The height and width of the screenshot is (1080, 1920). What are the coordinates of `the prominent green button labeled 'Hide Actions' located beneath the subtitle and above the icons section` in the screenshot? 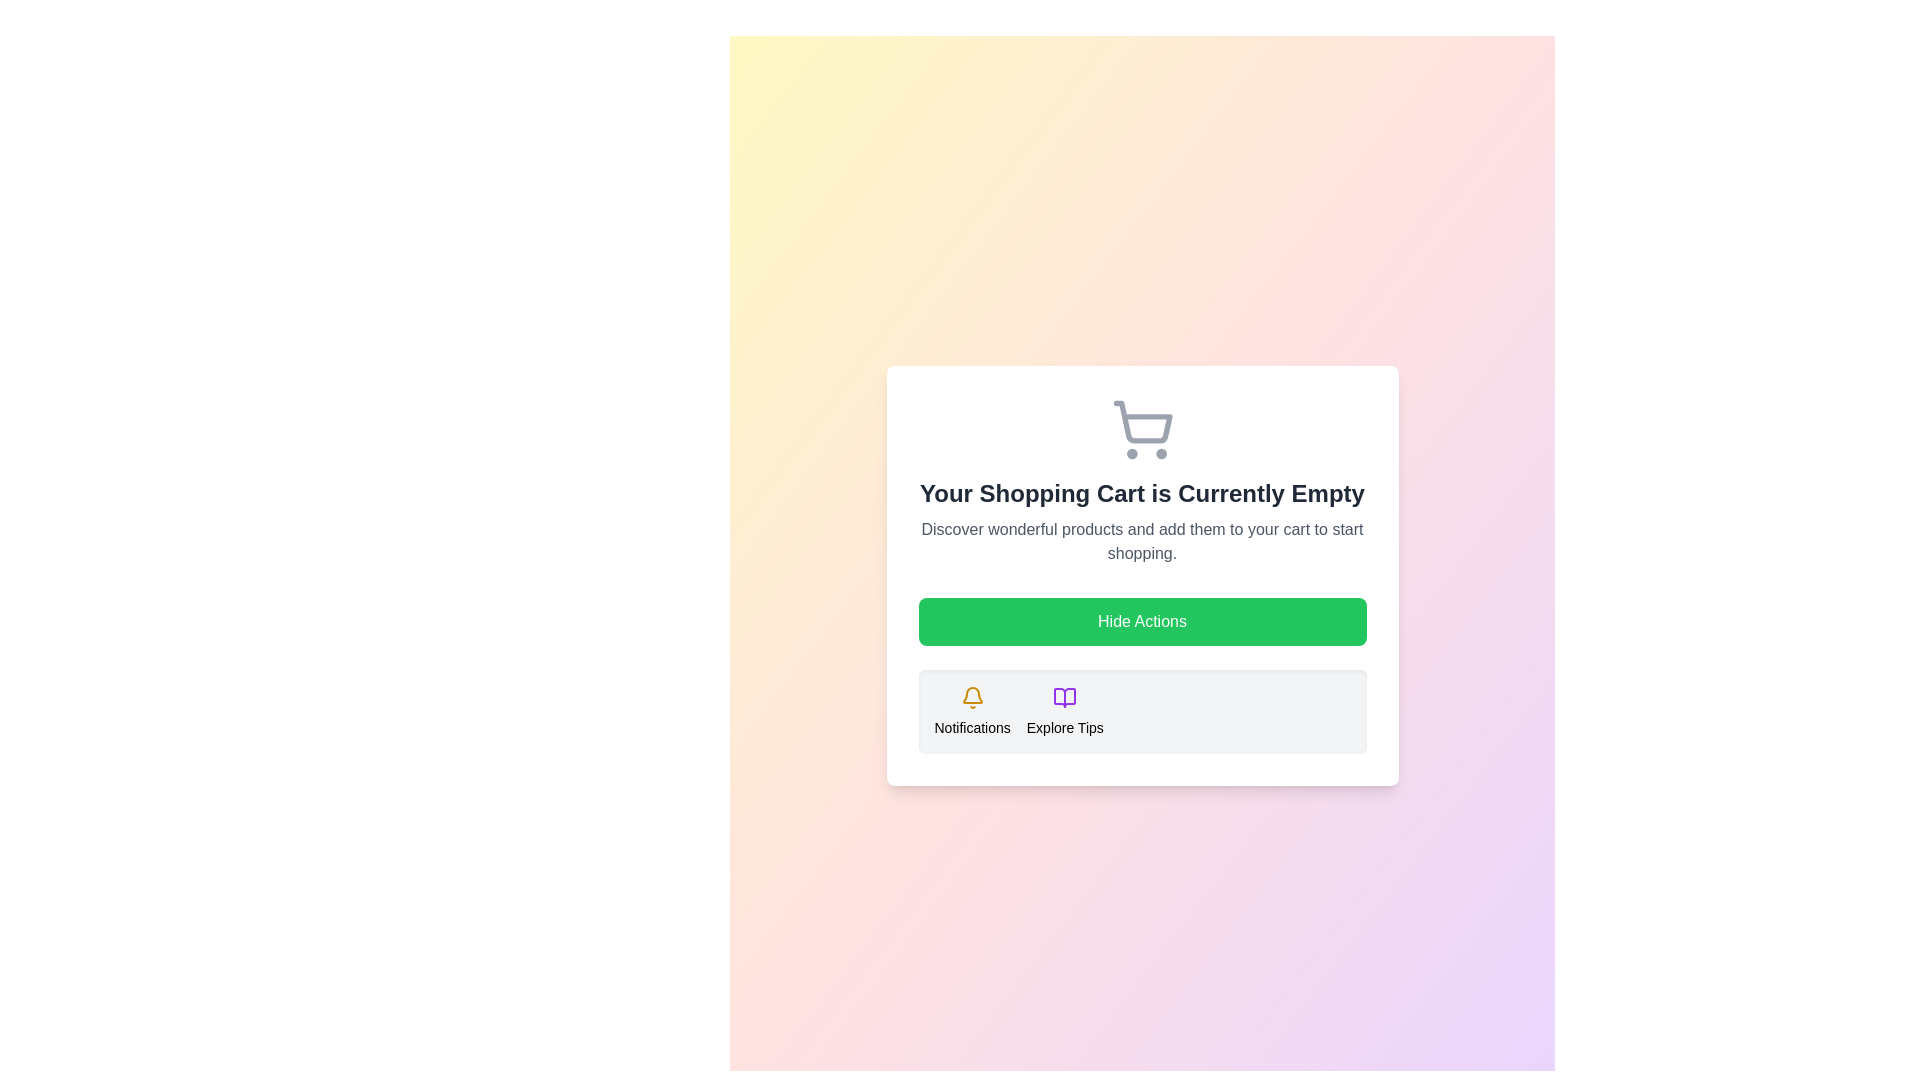 It's located at (1142, 620).